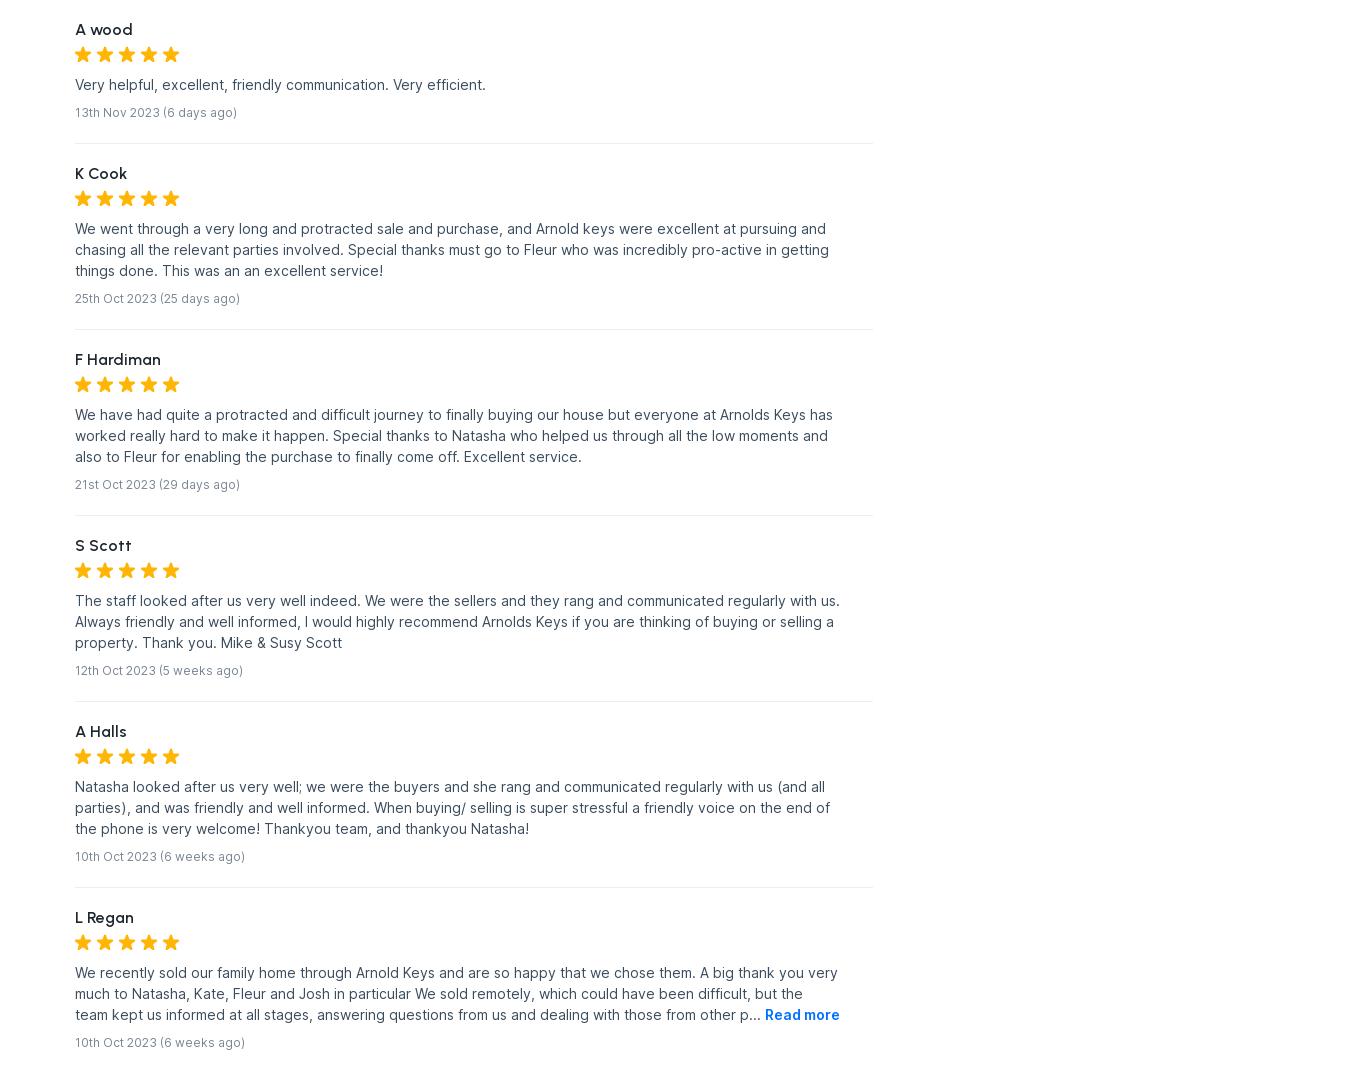 Image resolution: width=1366 pixels, height=1068 pixels. I want to click on 'Always friendly and well informed, I would highly recommend Arnolds Keys if you are thinking of buying or selling a', so click(453, 620).